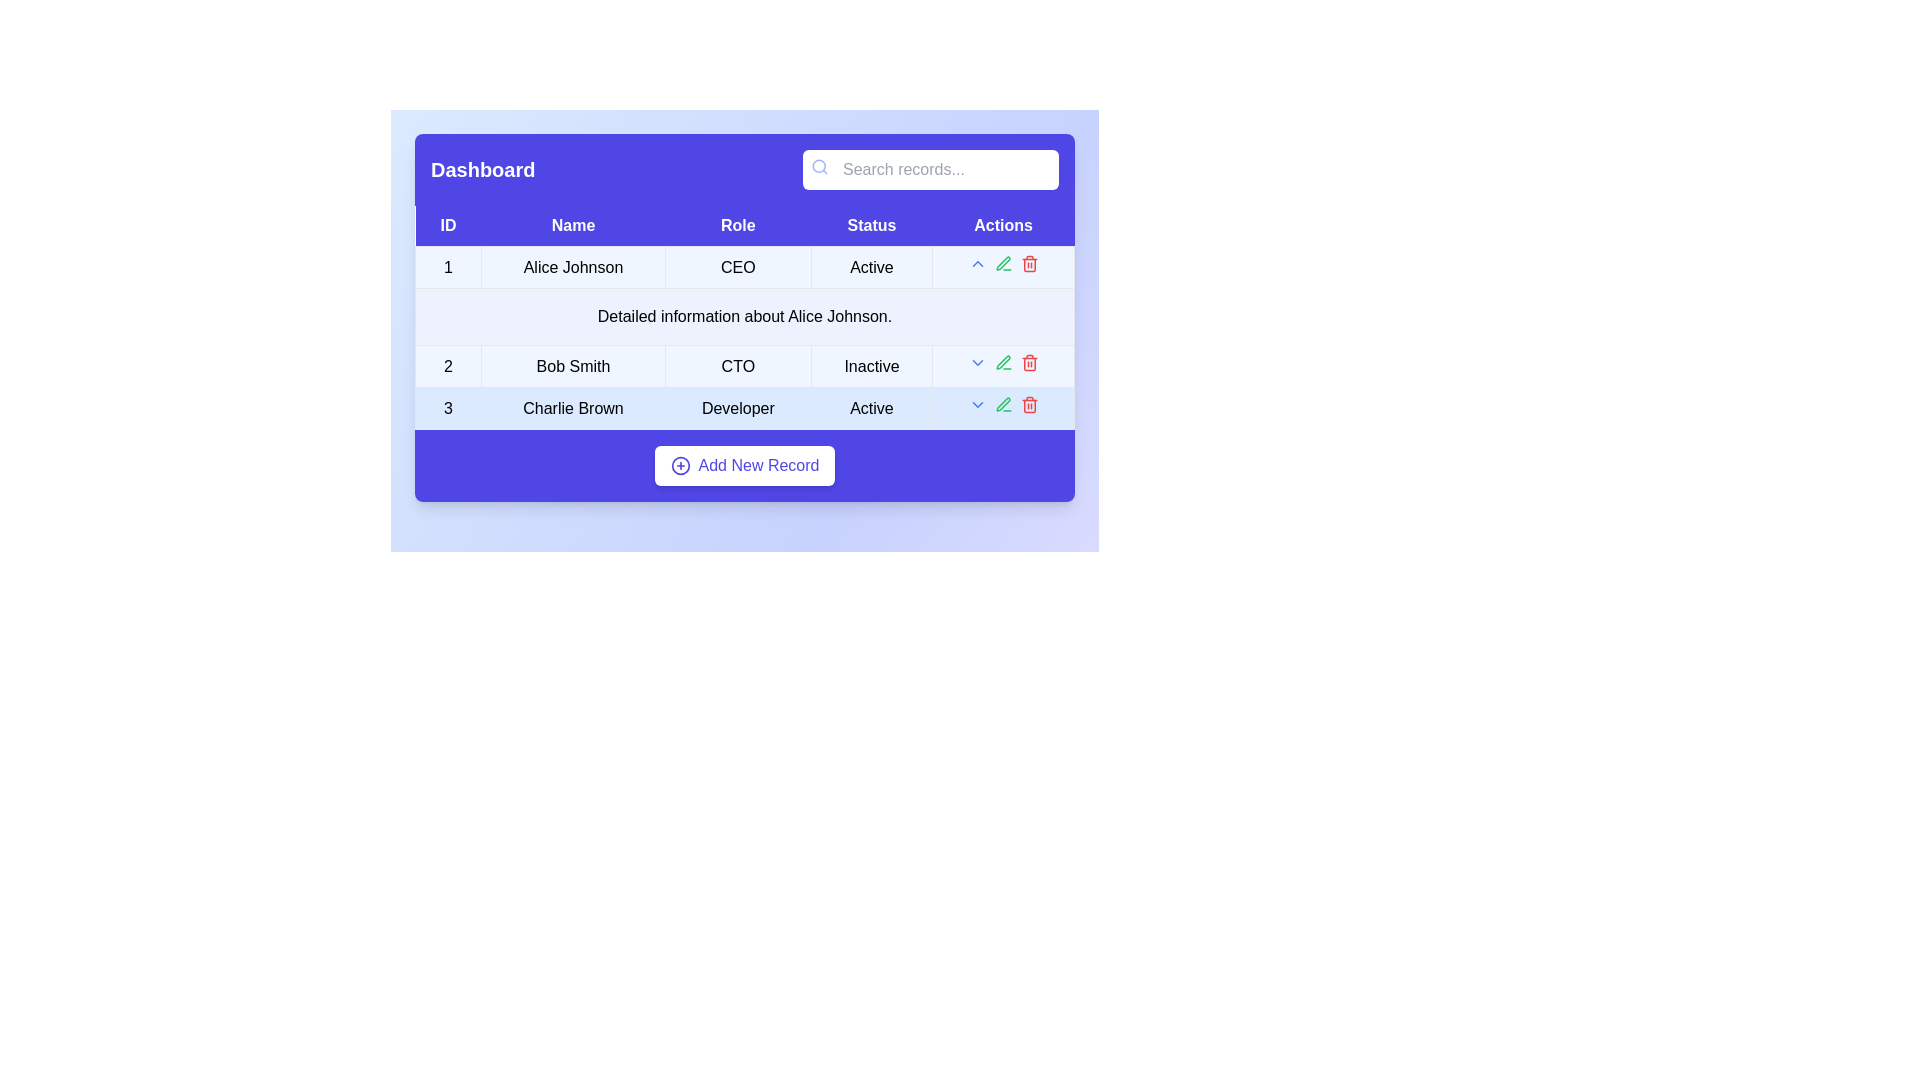 This screenshot has height=1080, width=1920. What do you see at coordinates (572, 407) in the screenshot?
I see `the label displaying 'Charlie Brown' located in the third row and second column of the table under the 'Name' column` at bounding box center [572, 407].